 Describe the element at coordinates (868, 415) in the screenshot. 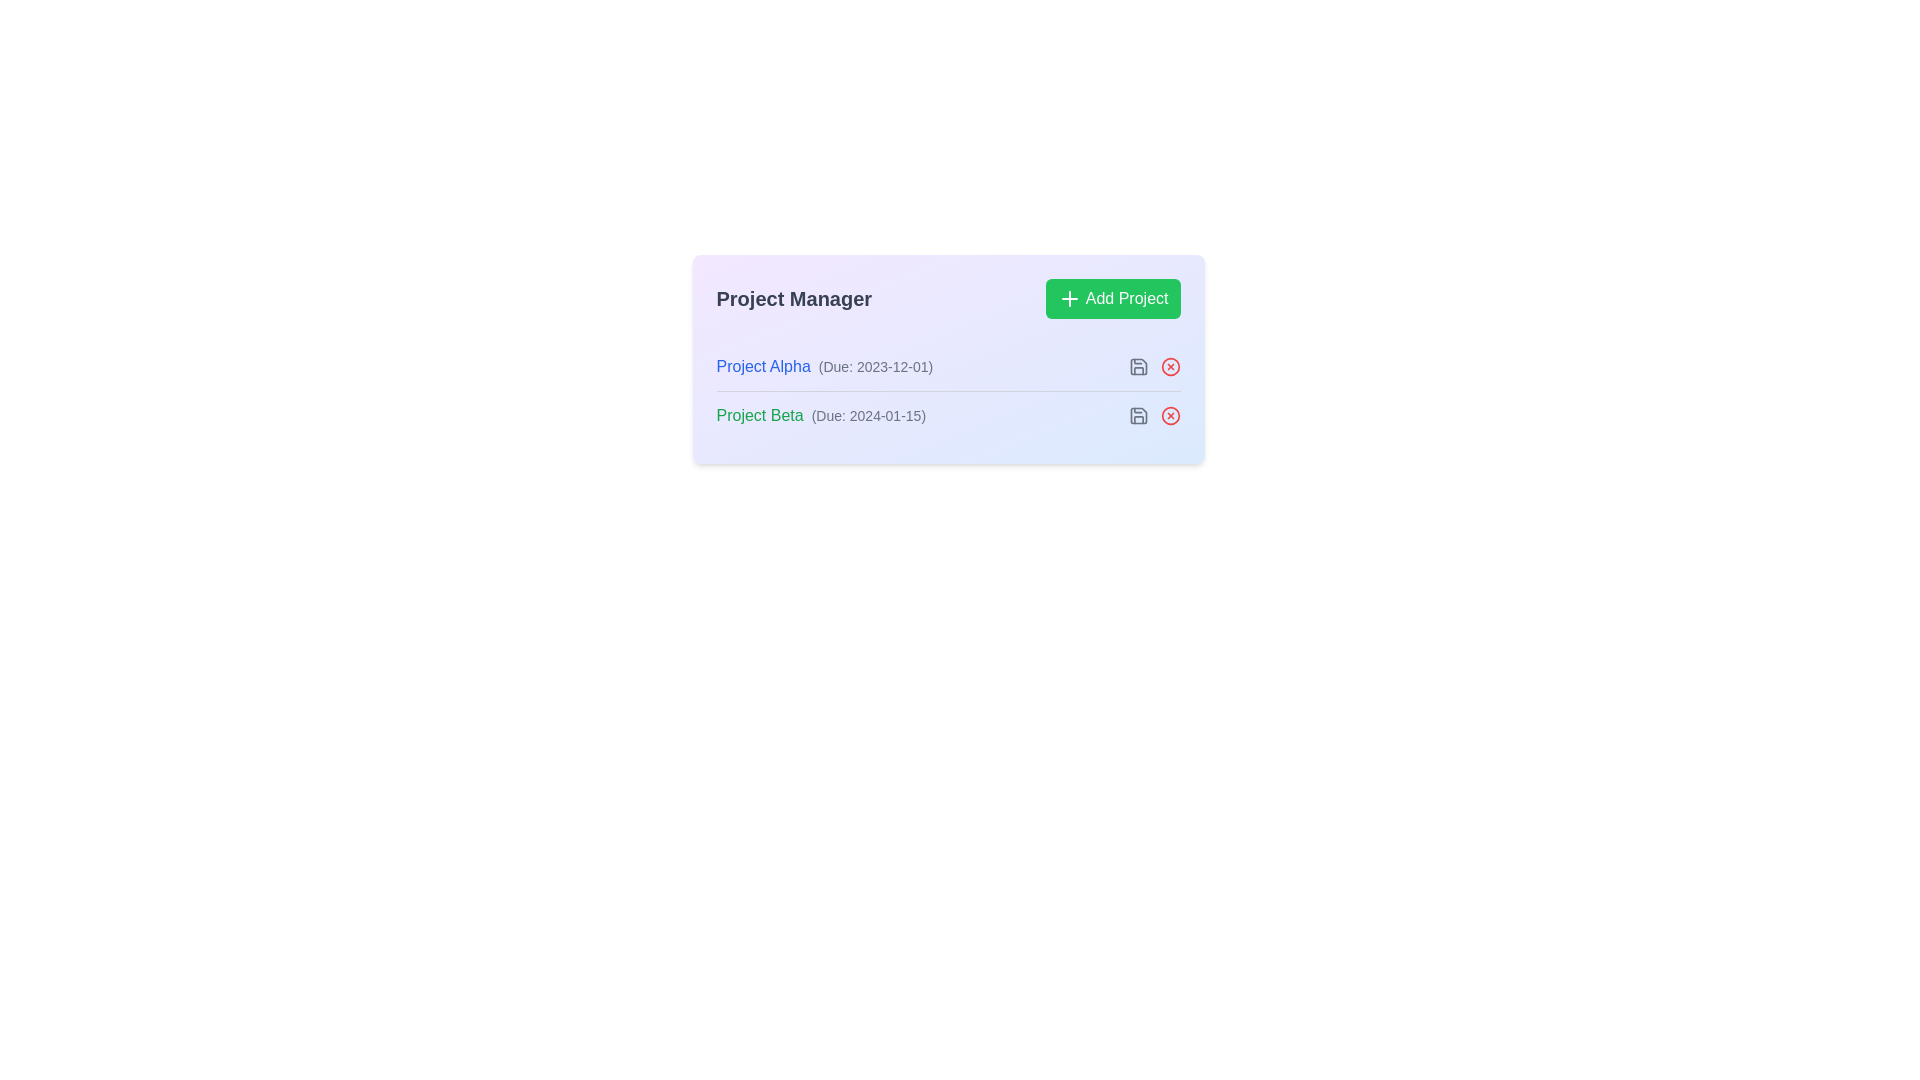

I see `the Text label that indicates the due date for 'Project Beta' in the 'Project Manager' section` at that location.